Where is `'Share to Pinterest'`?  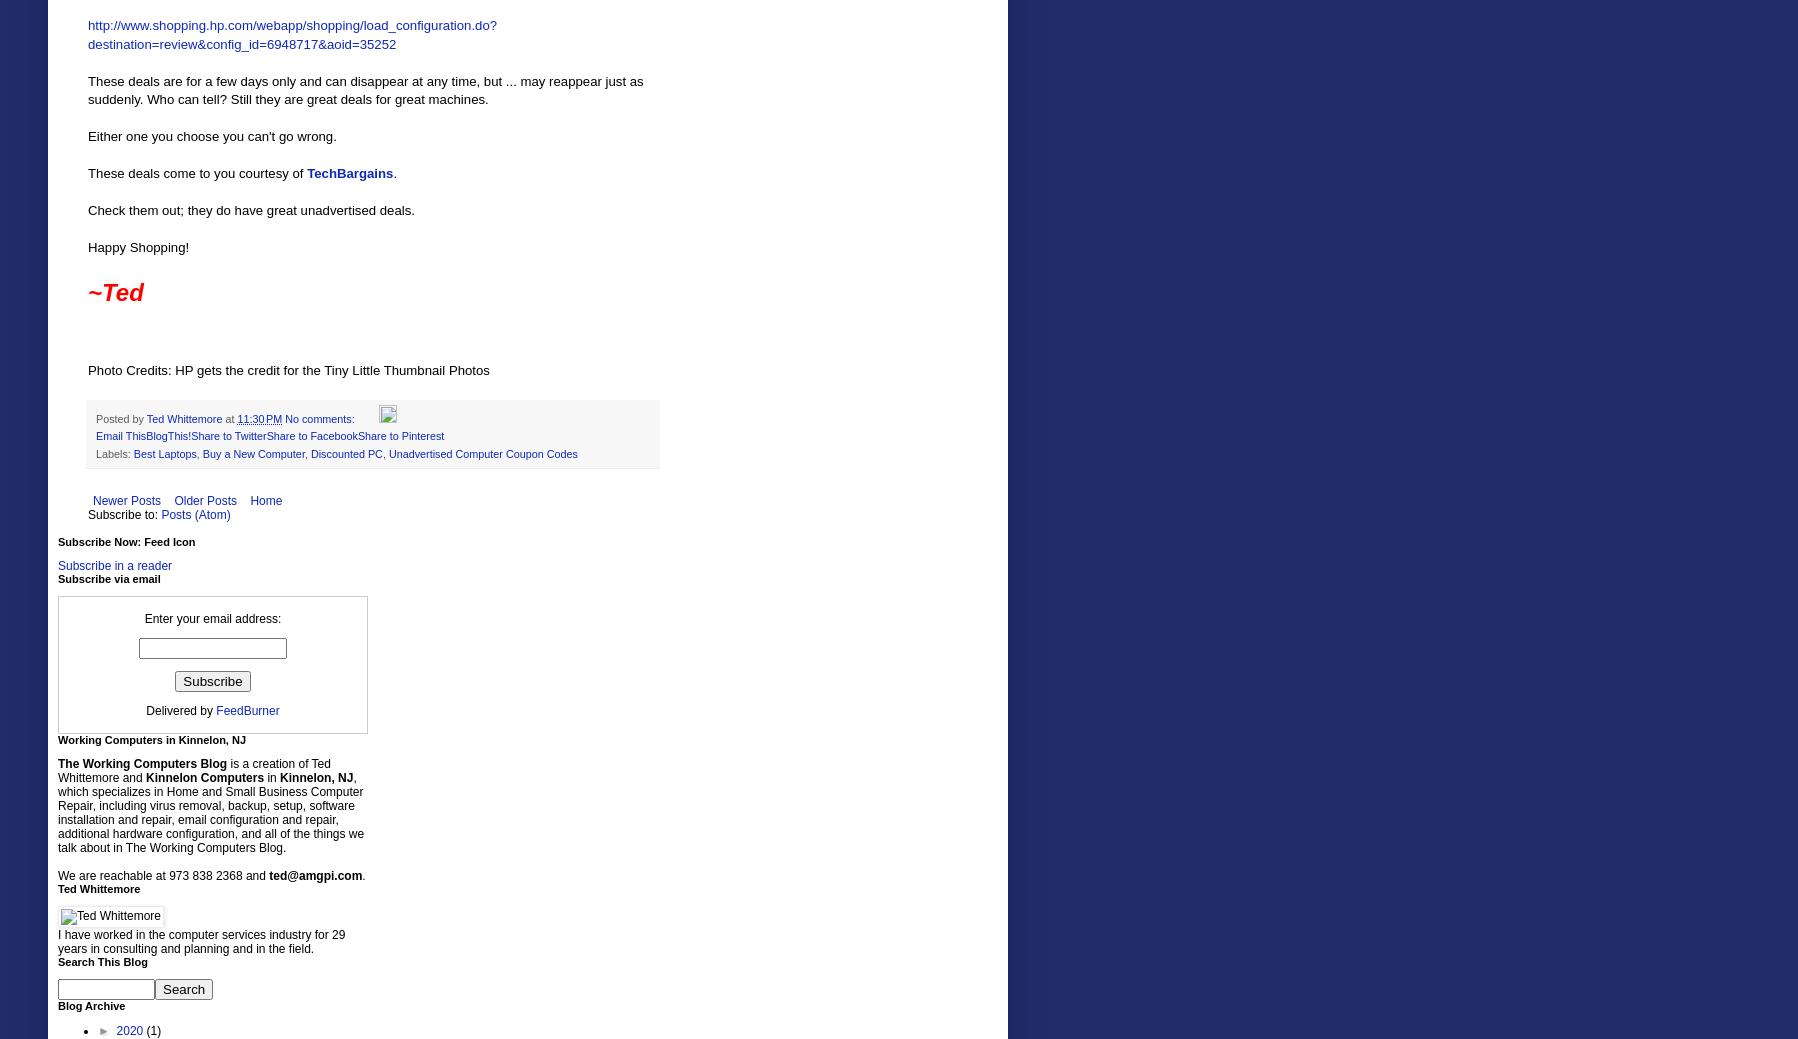
'Share to Pinterest' is located at coordinates (399, 434).